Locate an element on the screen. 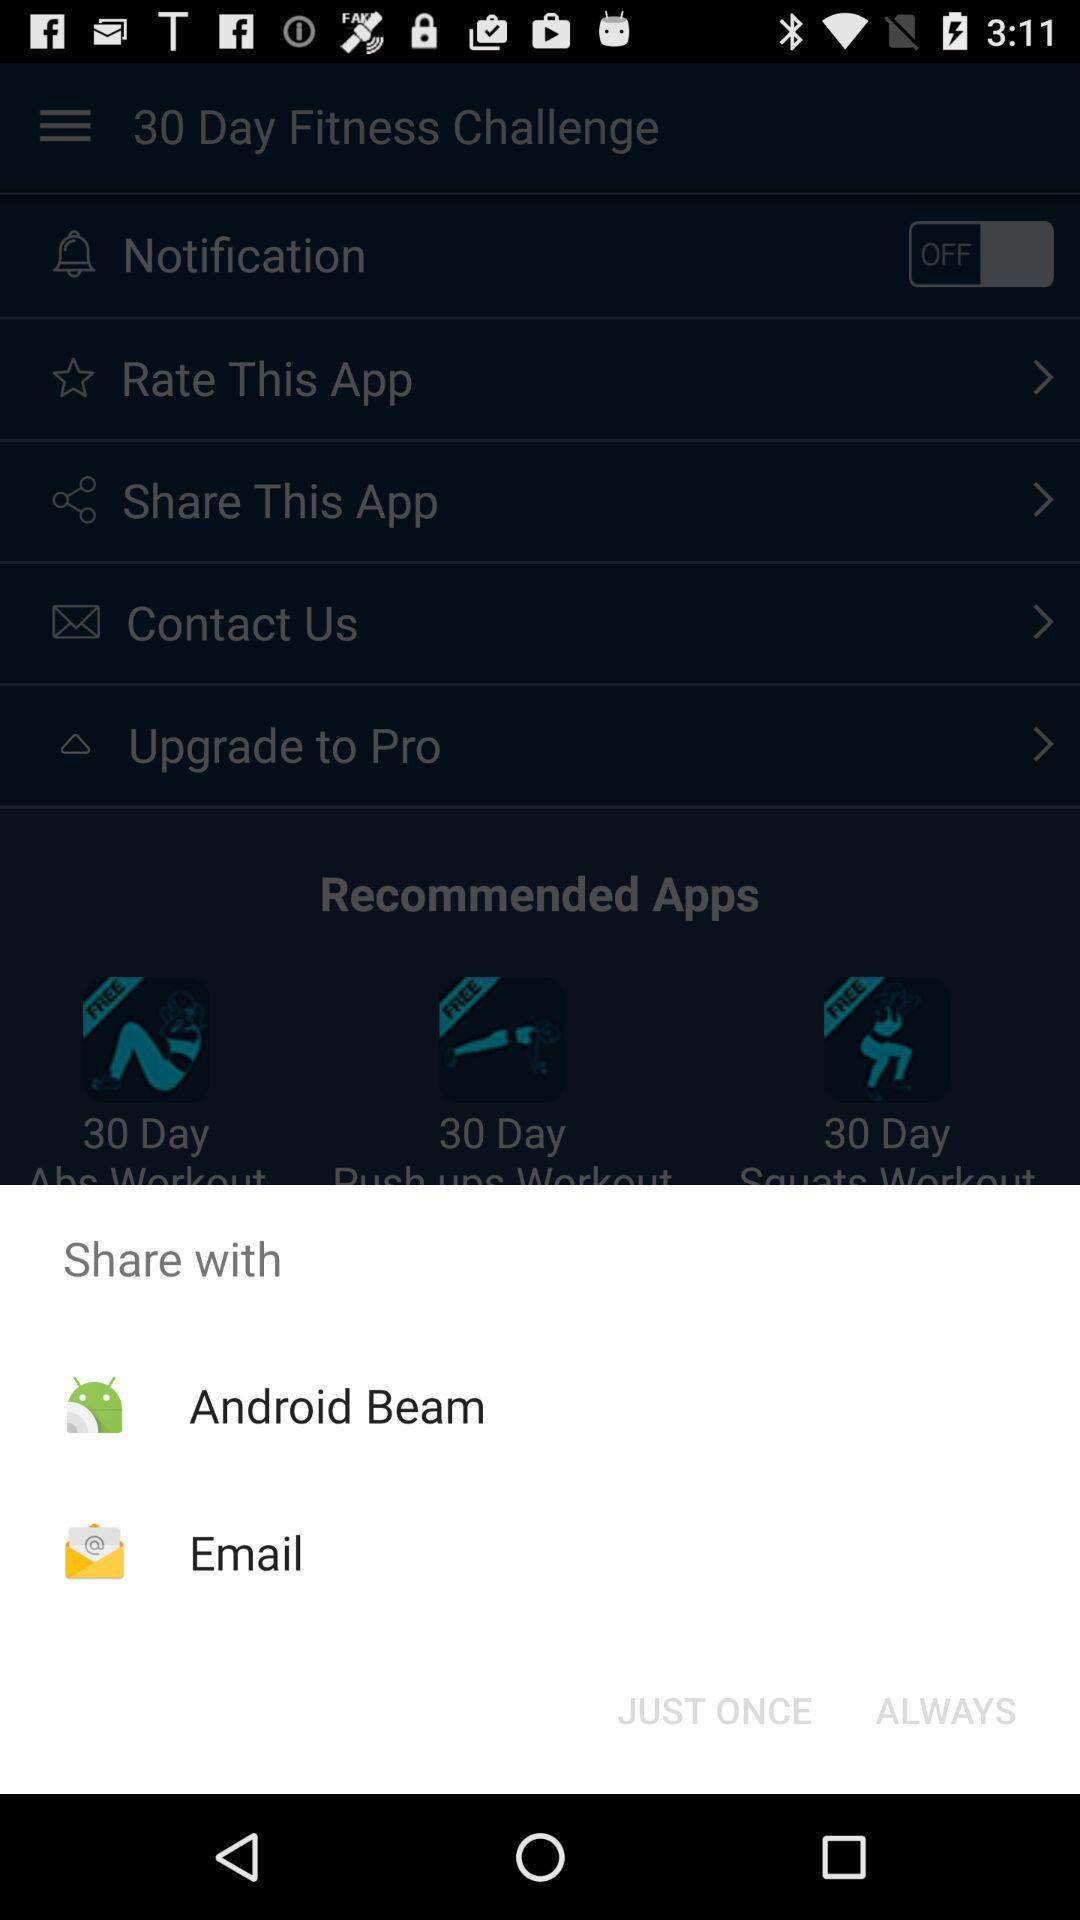 The image size is (1080, 1920). email app is located at coordinates (245, 1551).